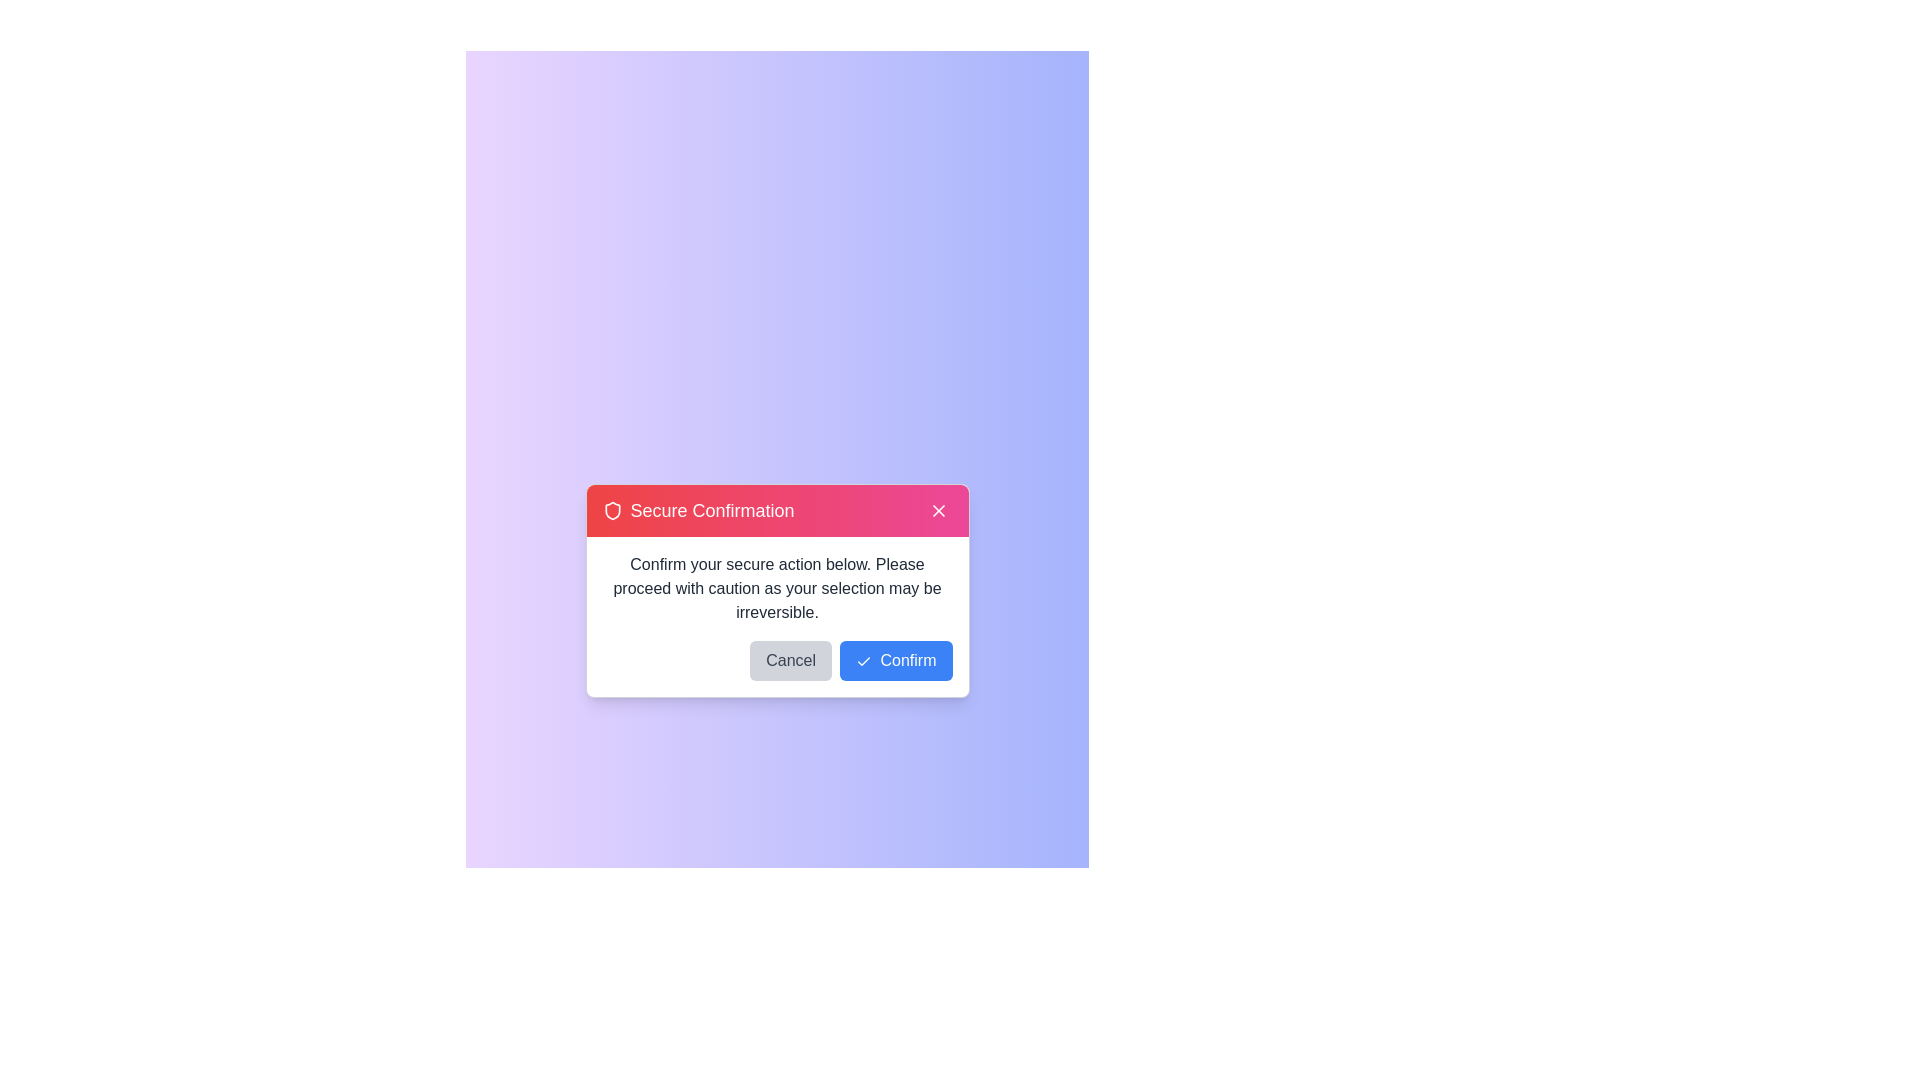  What do you see at coordinates (895, 660) in the screenshot?
I see `the 'Confirm' button, which is a rectangular button with rounded corners, a blue background, and white text, located to the right of the 'Cancel' button in the modal dialog box` at bounding box center [895, 660].